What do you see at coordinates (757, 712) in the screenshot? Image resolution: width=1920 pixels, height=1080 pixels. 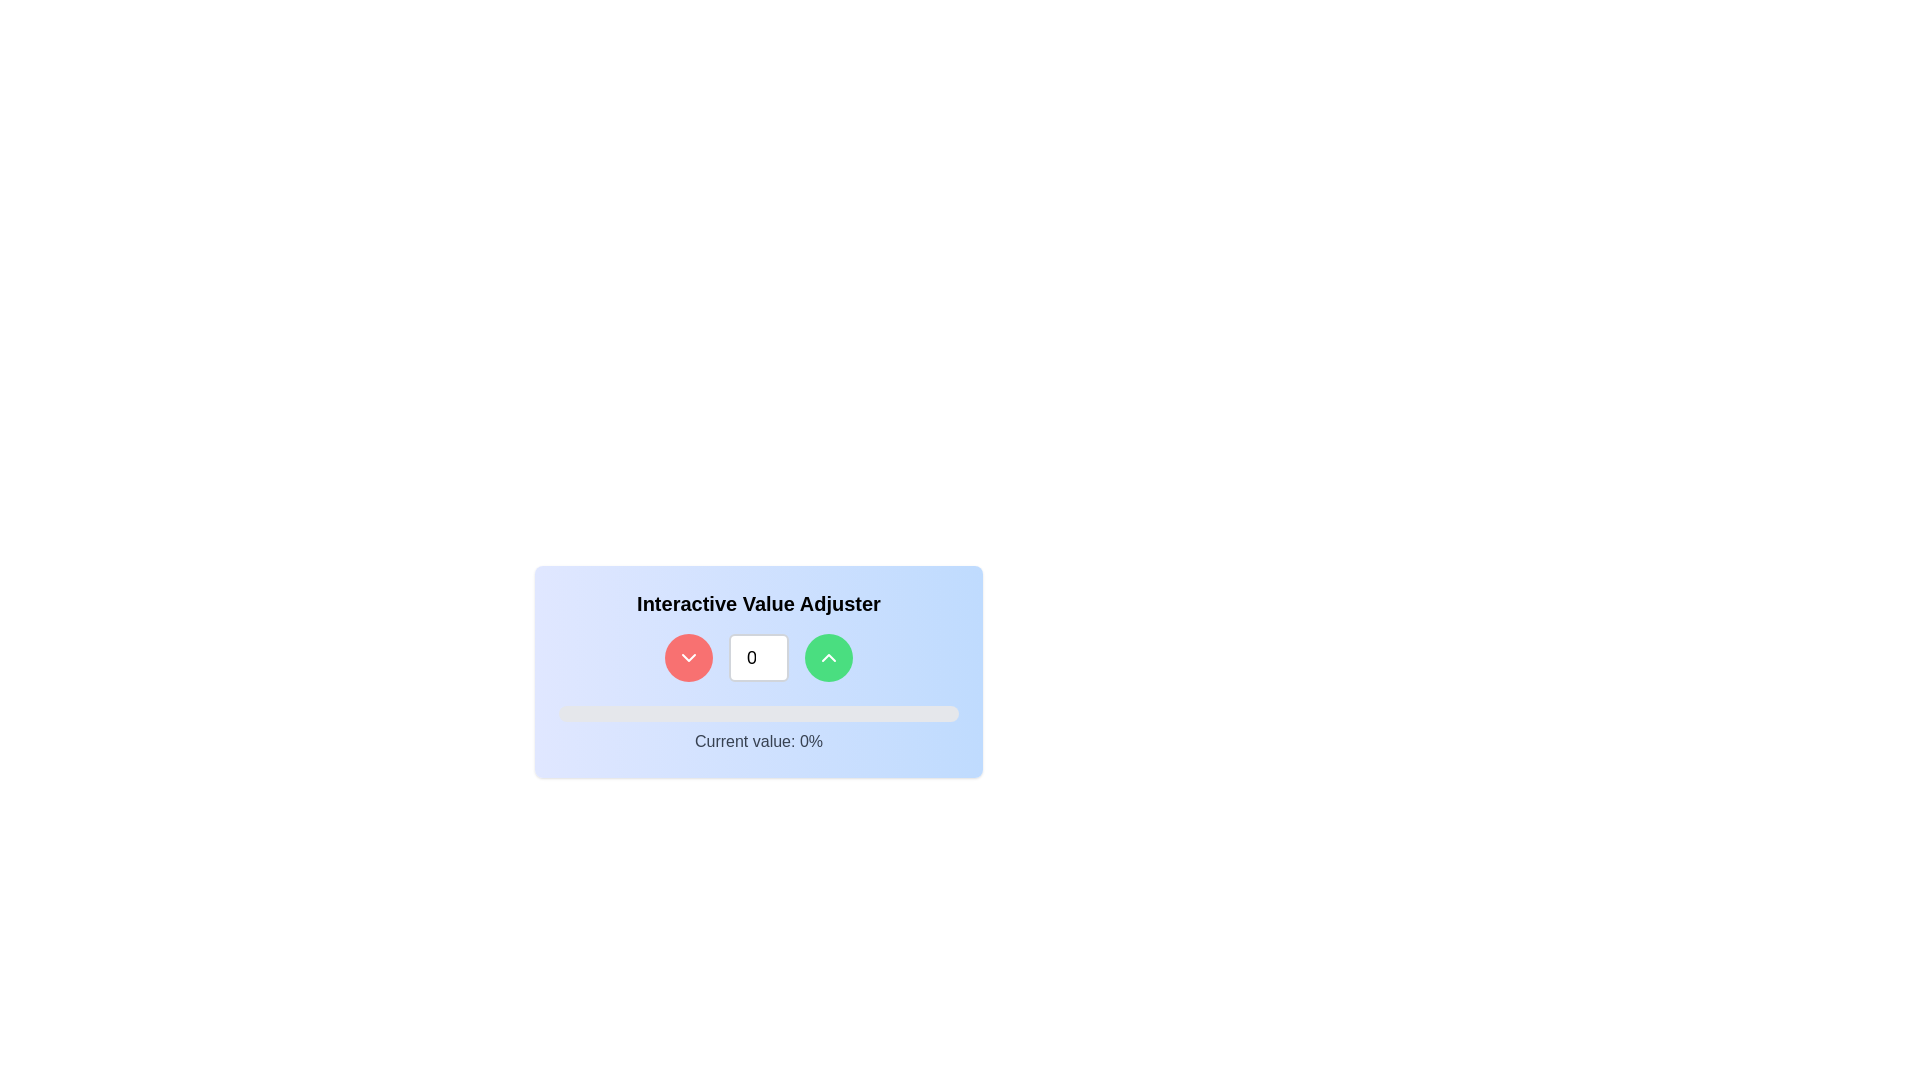 I see `the progress bar located at the bottom of the 'Interactive Value Adjuster' card, which visually represents the current state of progress with a blue segment` at bounding box center [757, 712].